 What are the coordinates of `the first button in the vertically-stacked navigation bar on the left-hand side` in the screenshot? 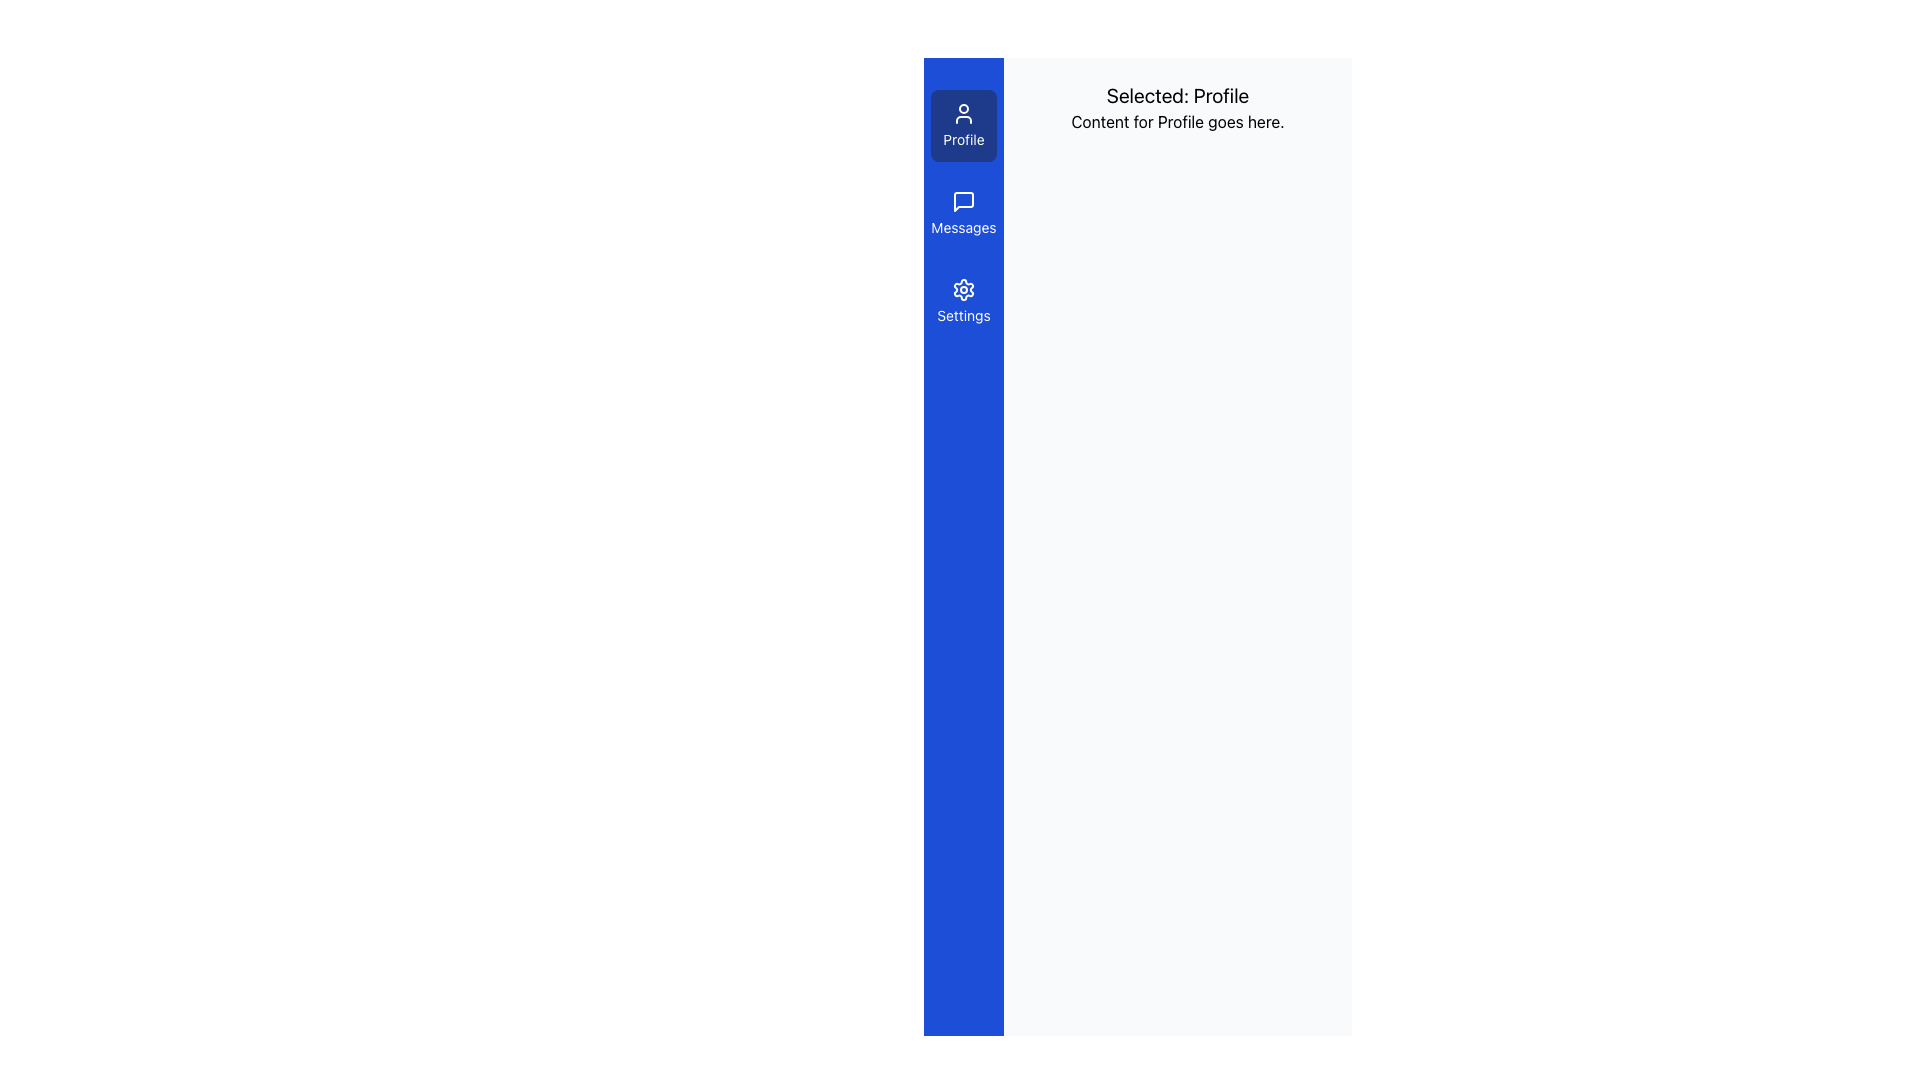 It's located at (964, 126).